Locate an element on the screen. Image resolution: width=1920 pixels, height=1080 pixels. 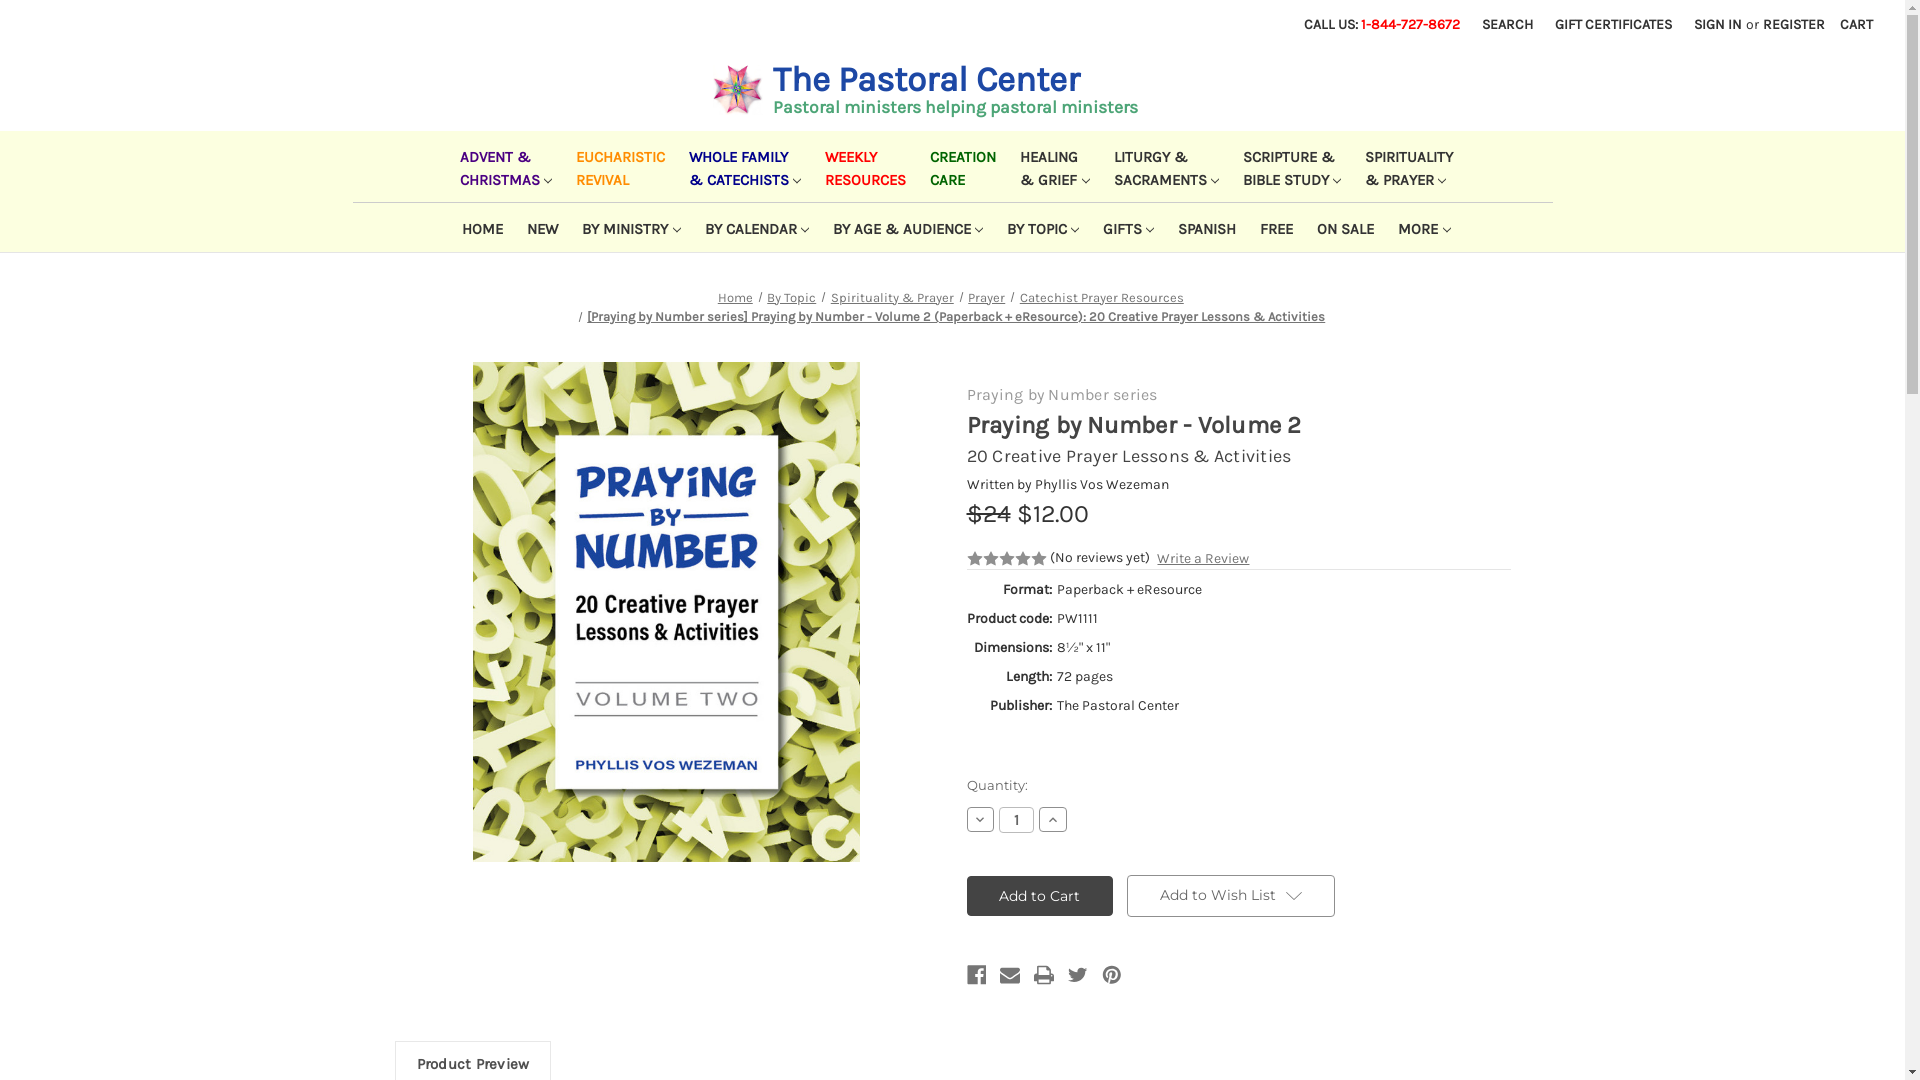
'EUCHARISTIC is located at coordinates (615, 165).